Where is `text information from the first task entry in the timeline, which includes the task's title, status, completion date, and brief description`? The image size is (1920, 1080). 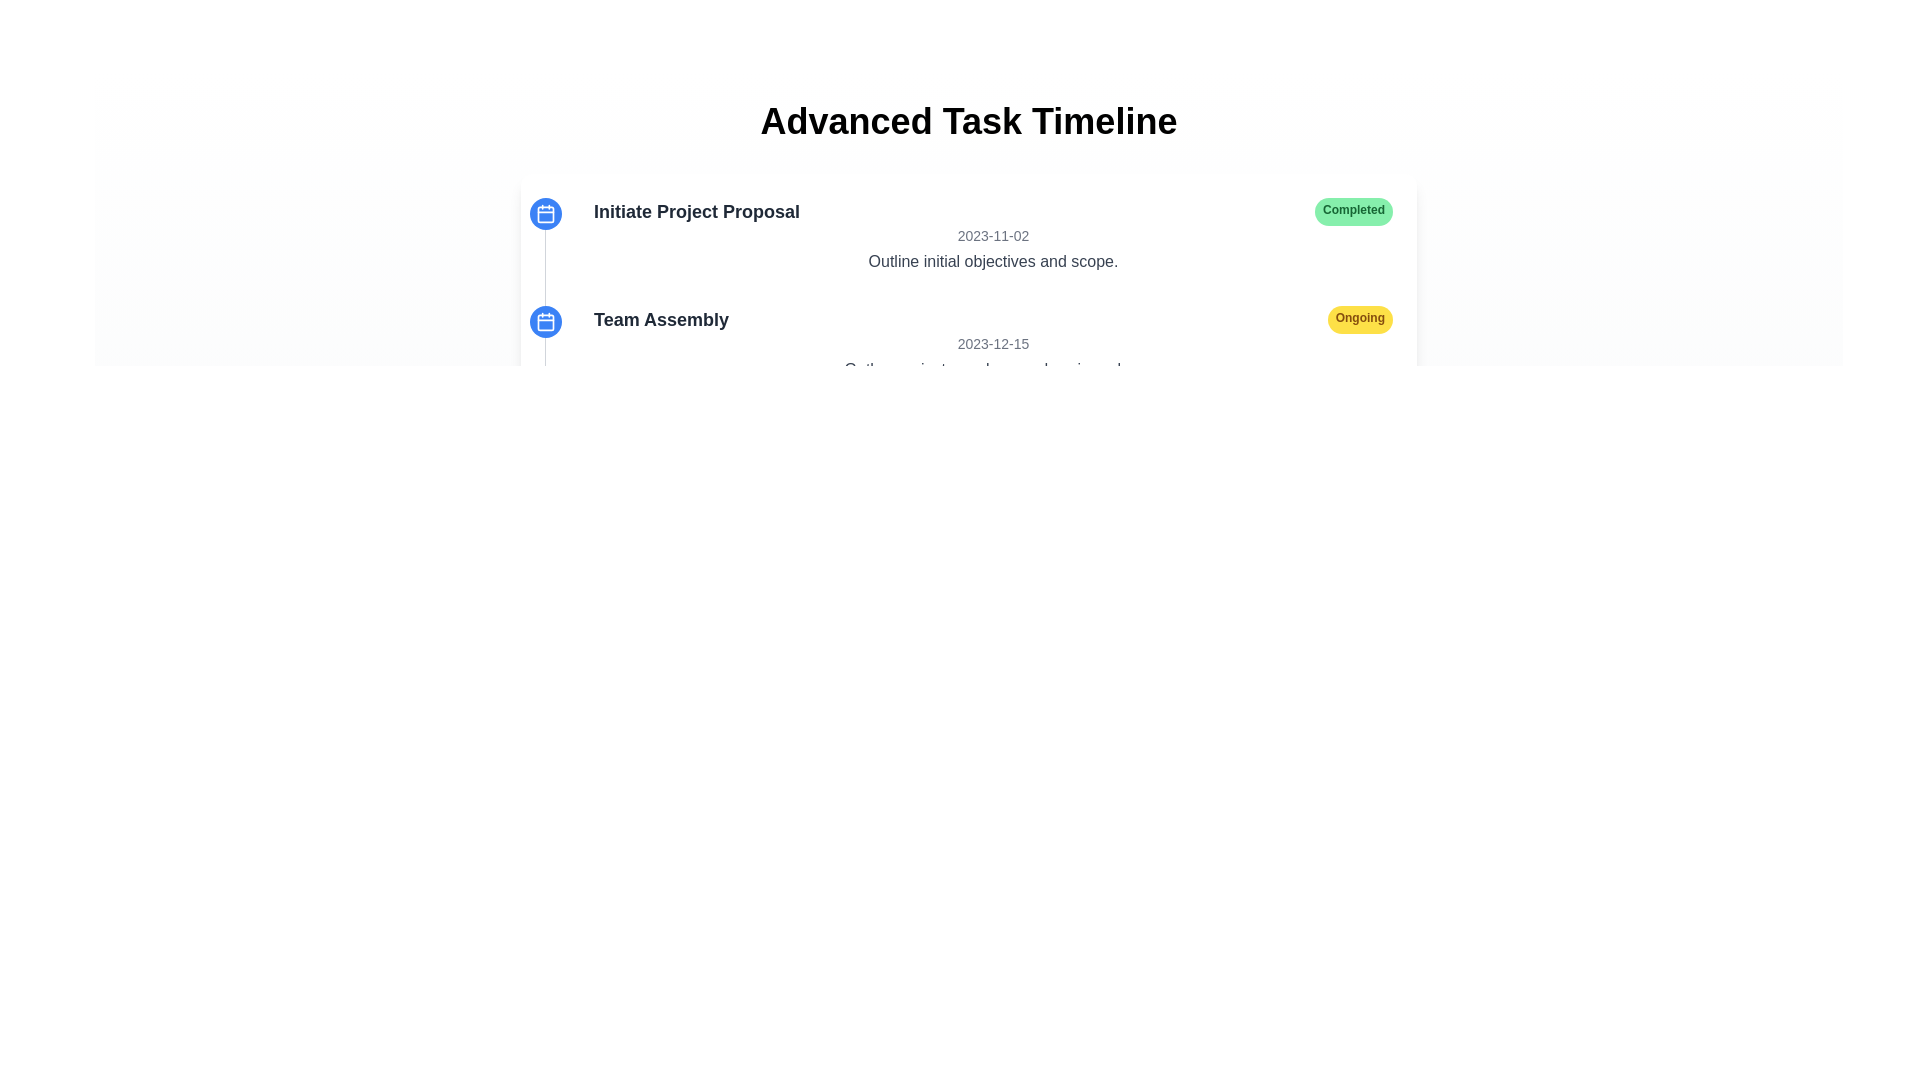
text information from the first task entry in the timeline, which includes the task's title, status, completion date, and brief description is located at coordinates (977, 234).